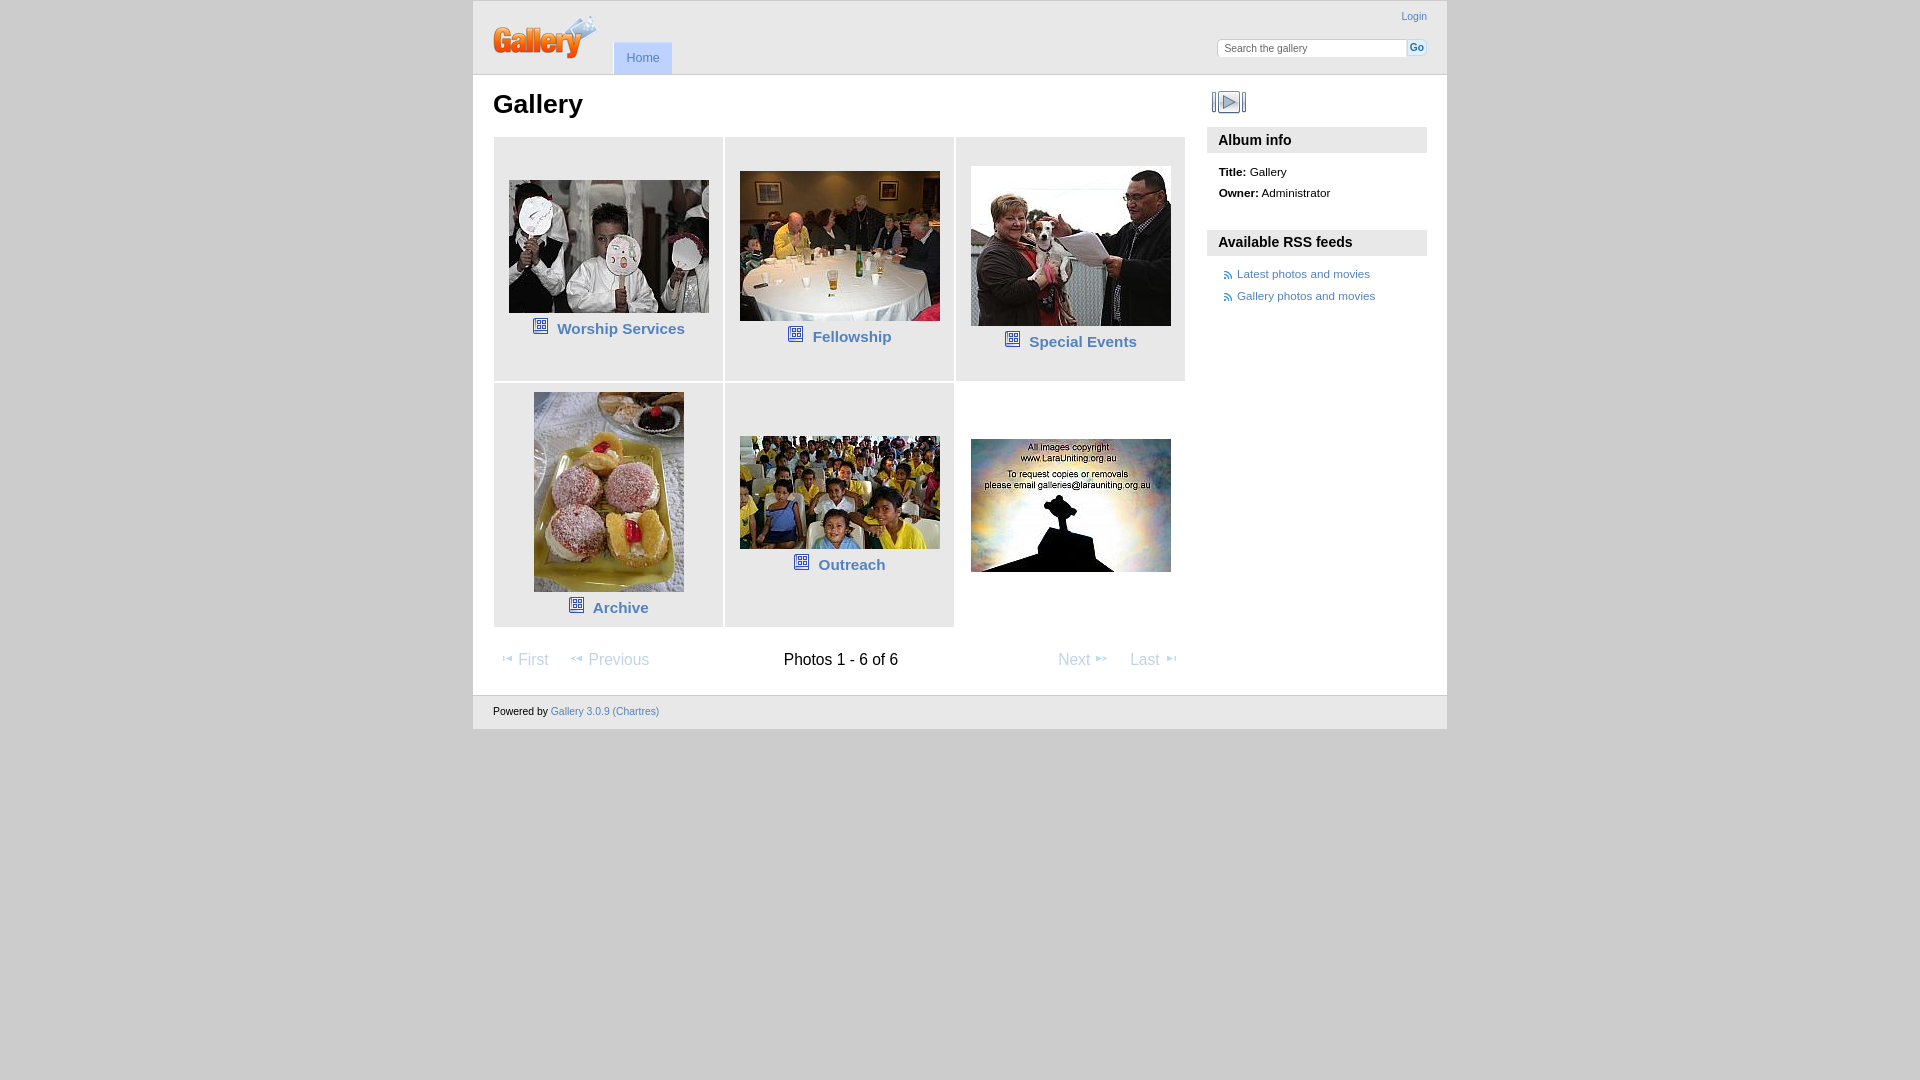 The height and width of the screenshot is (1080, 1920). What do you see at coordinates (1236, 273) in the screenshot?
I see `'Latest photos and movies'` at bounding box center [1236, 273].